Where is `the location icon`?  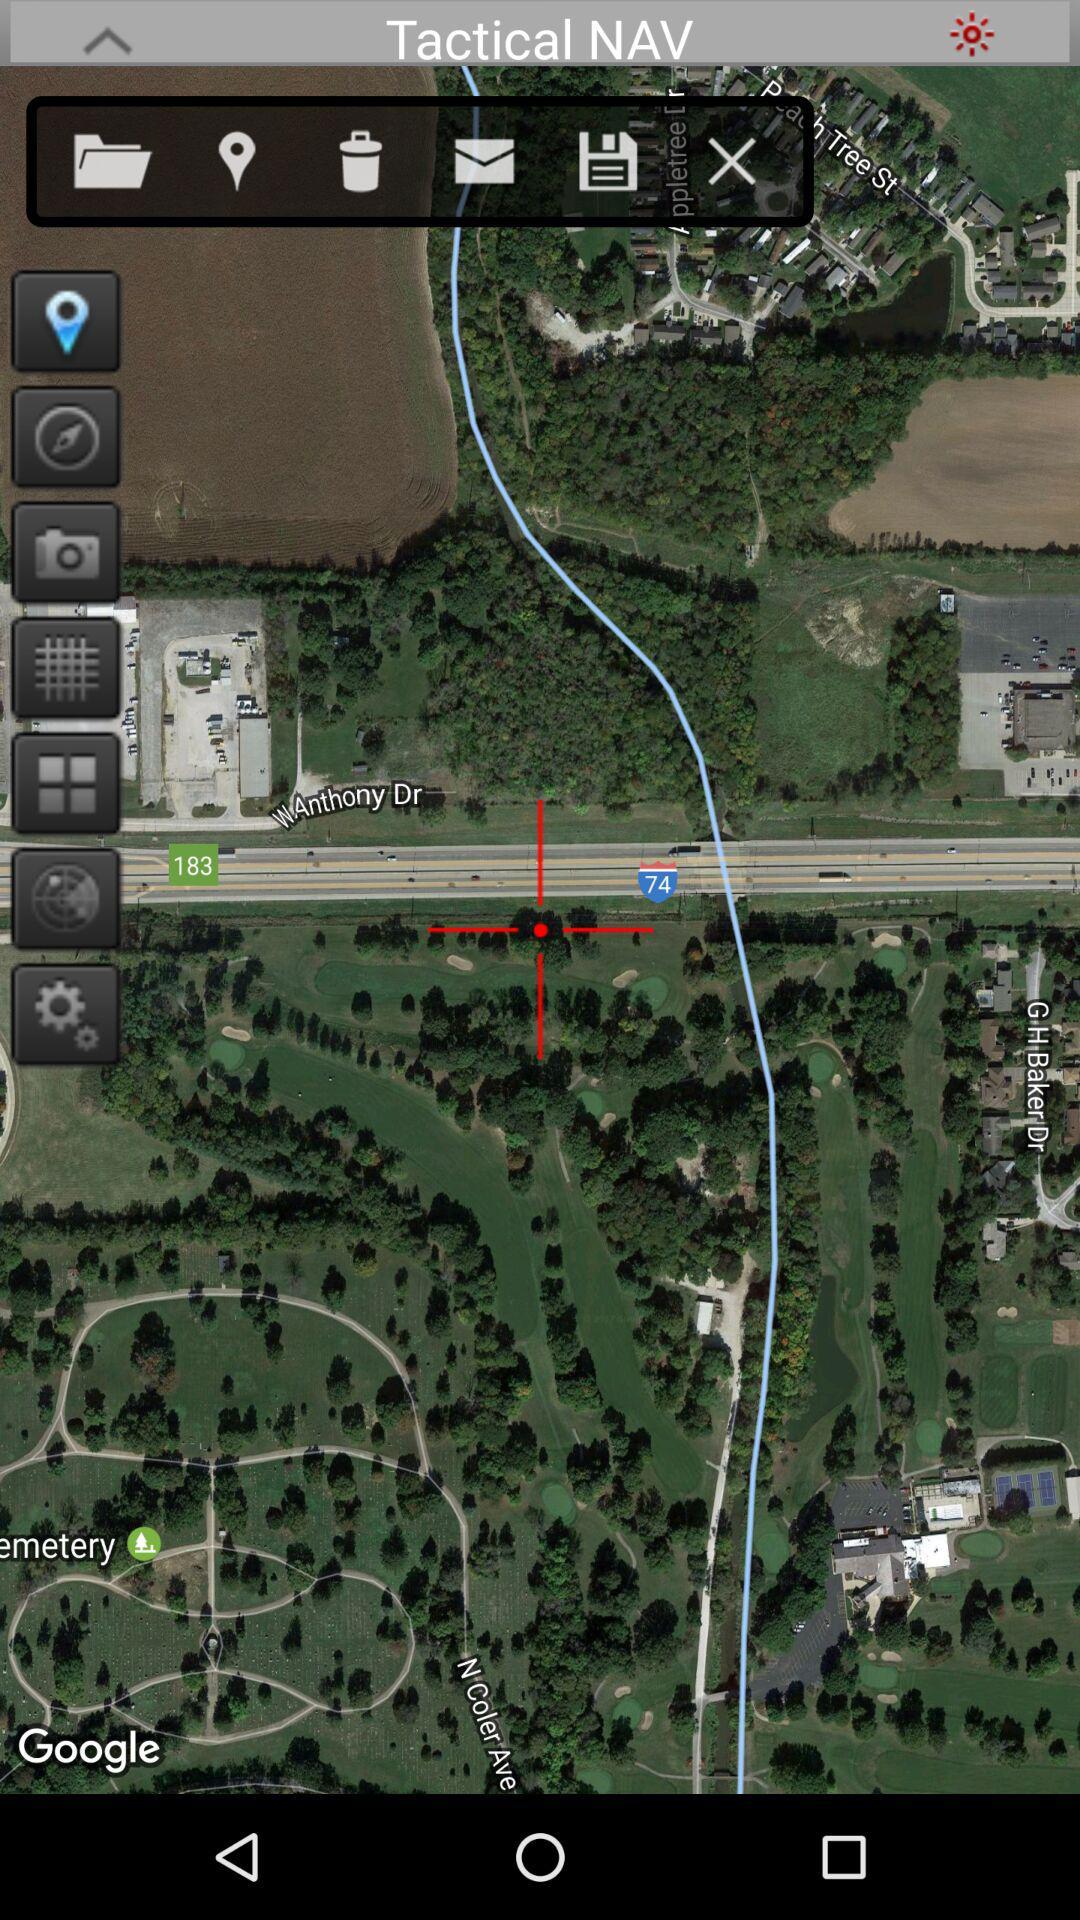
the location icon is located at coordinates (255, 168).